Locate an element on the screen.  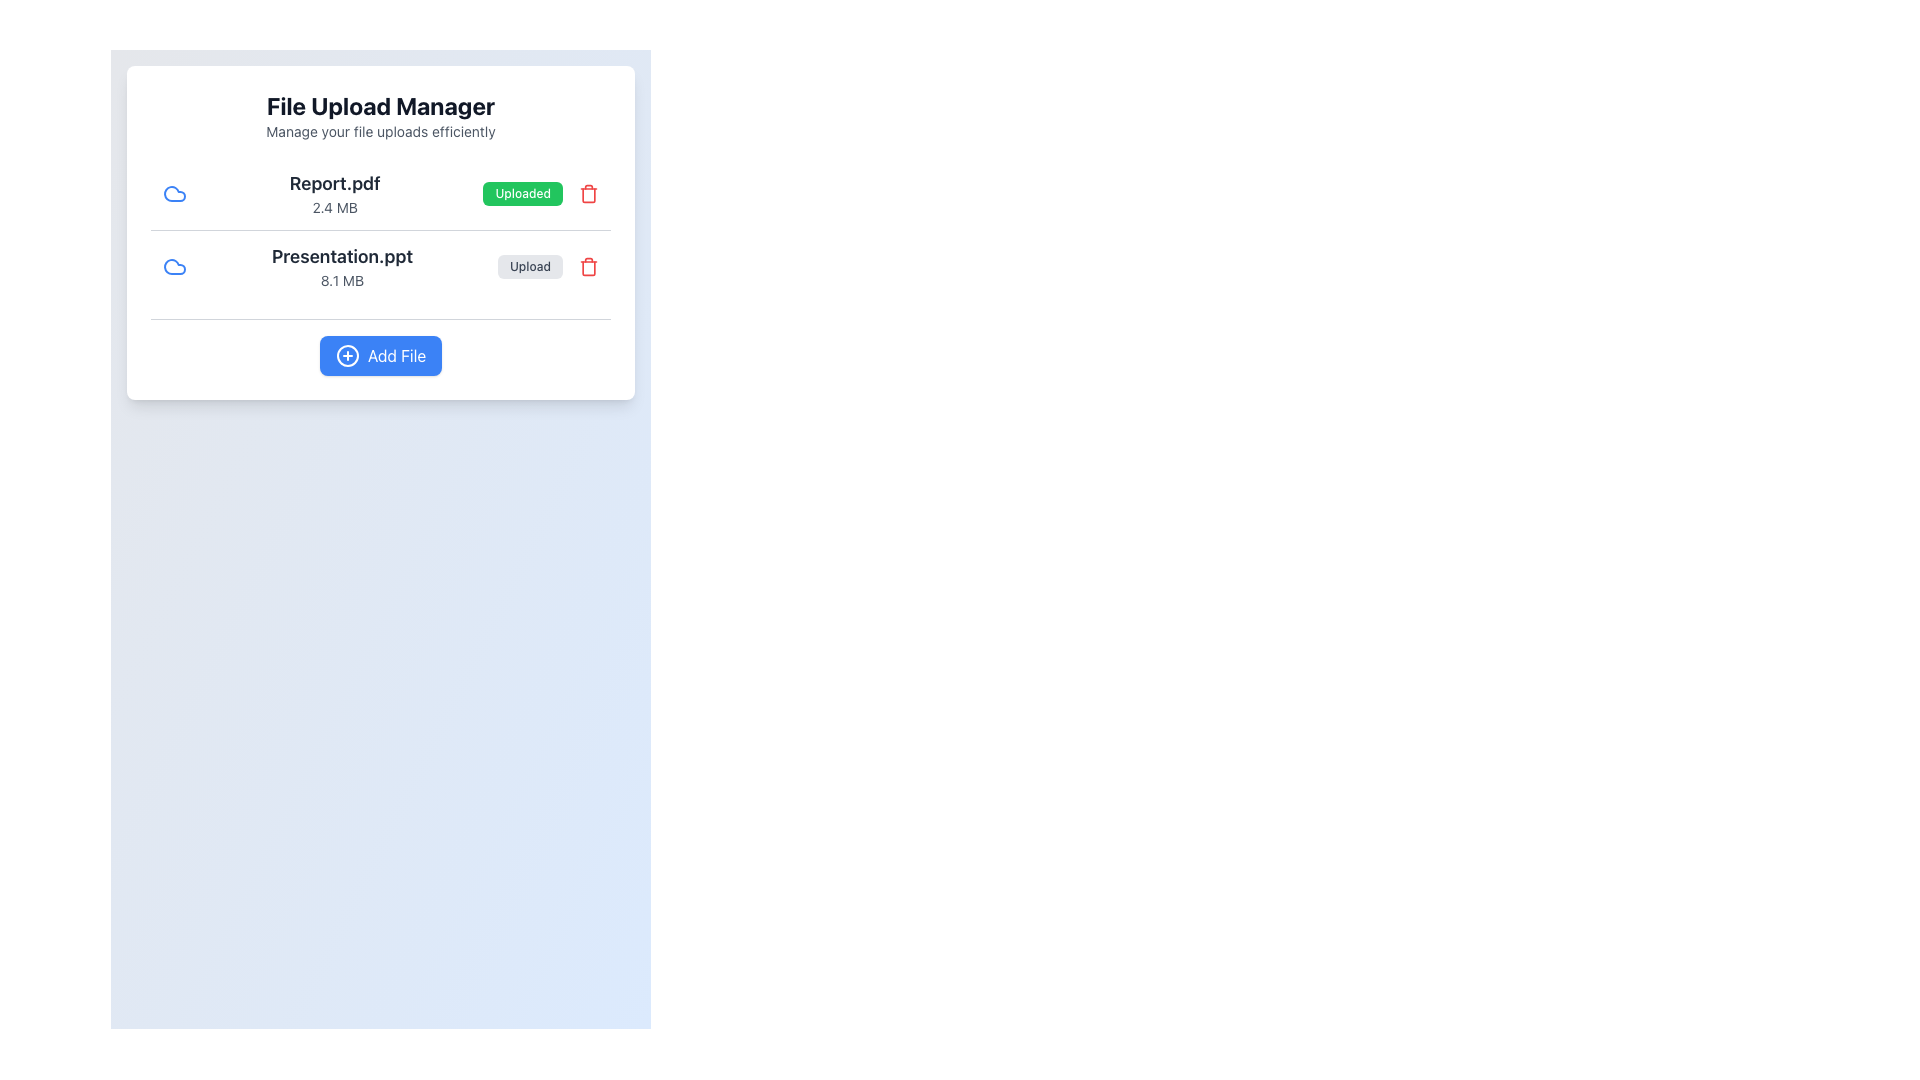
the blue rectangular 'Add File' button with a white plus icon located at the bottom of the 'File Upload Manager' interface is located at coordinates (380, 354).